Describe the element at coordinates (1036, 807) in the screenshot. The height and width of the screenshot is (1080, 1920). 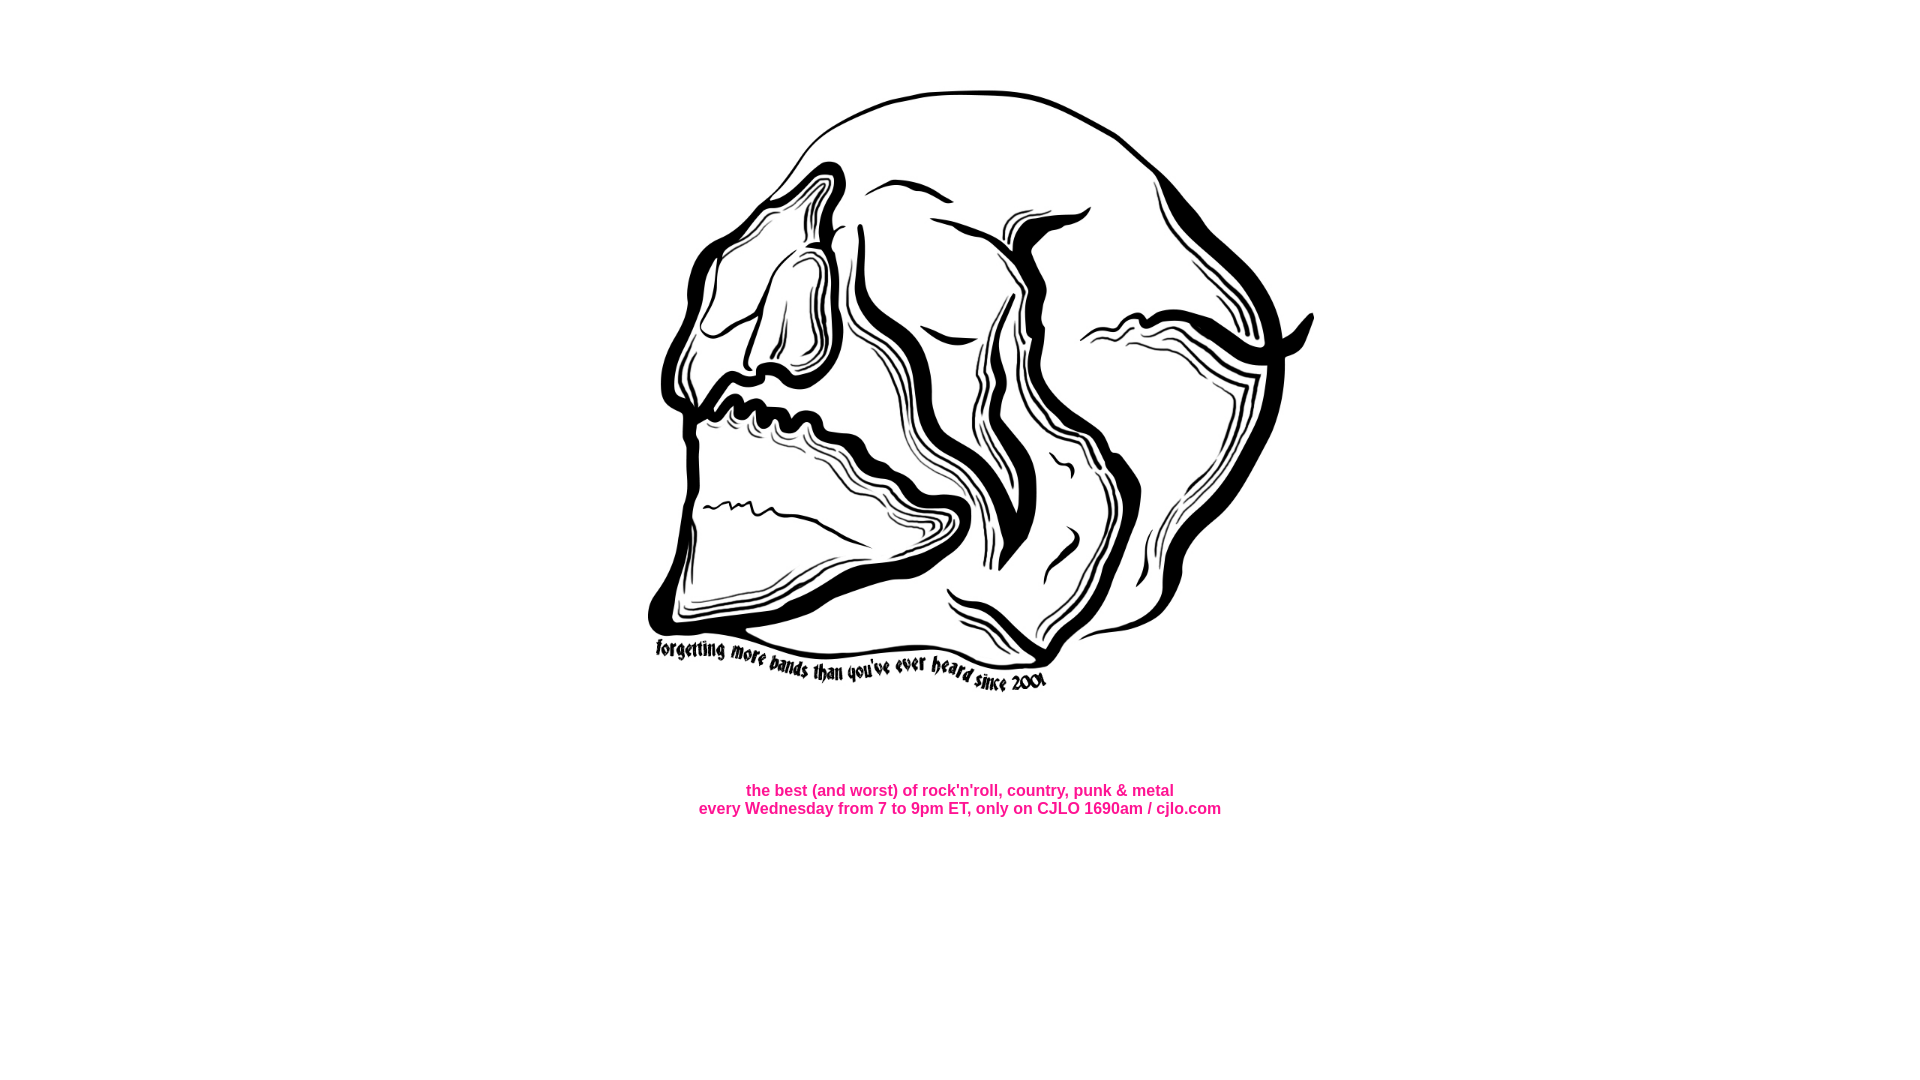
I see `'CJLO 1690am / cjlo.com'` at that location.